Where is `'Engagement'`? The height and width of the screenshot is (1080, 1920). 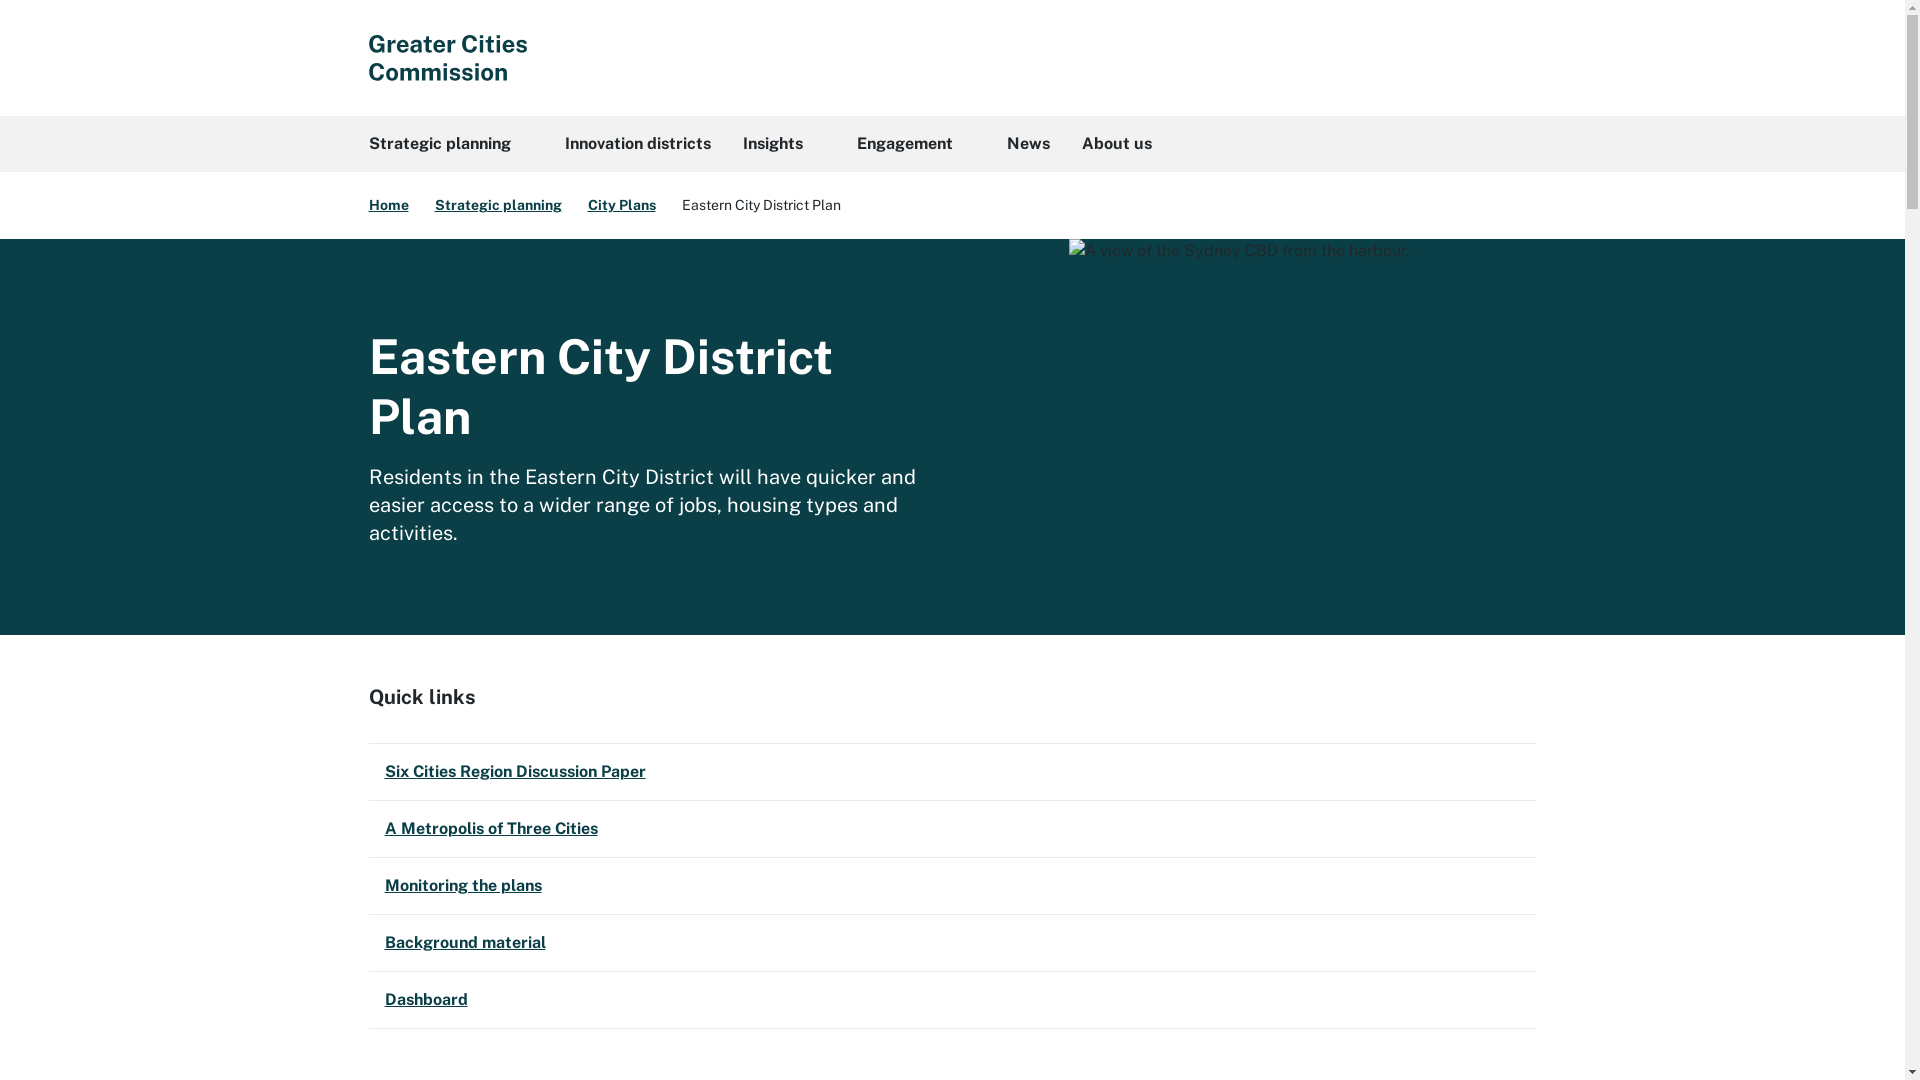
'Engagement' is located at coordinates (914, 142).